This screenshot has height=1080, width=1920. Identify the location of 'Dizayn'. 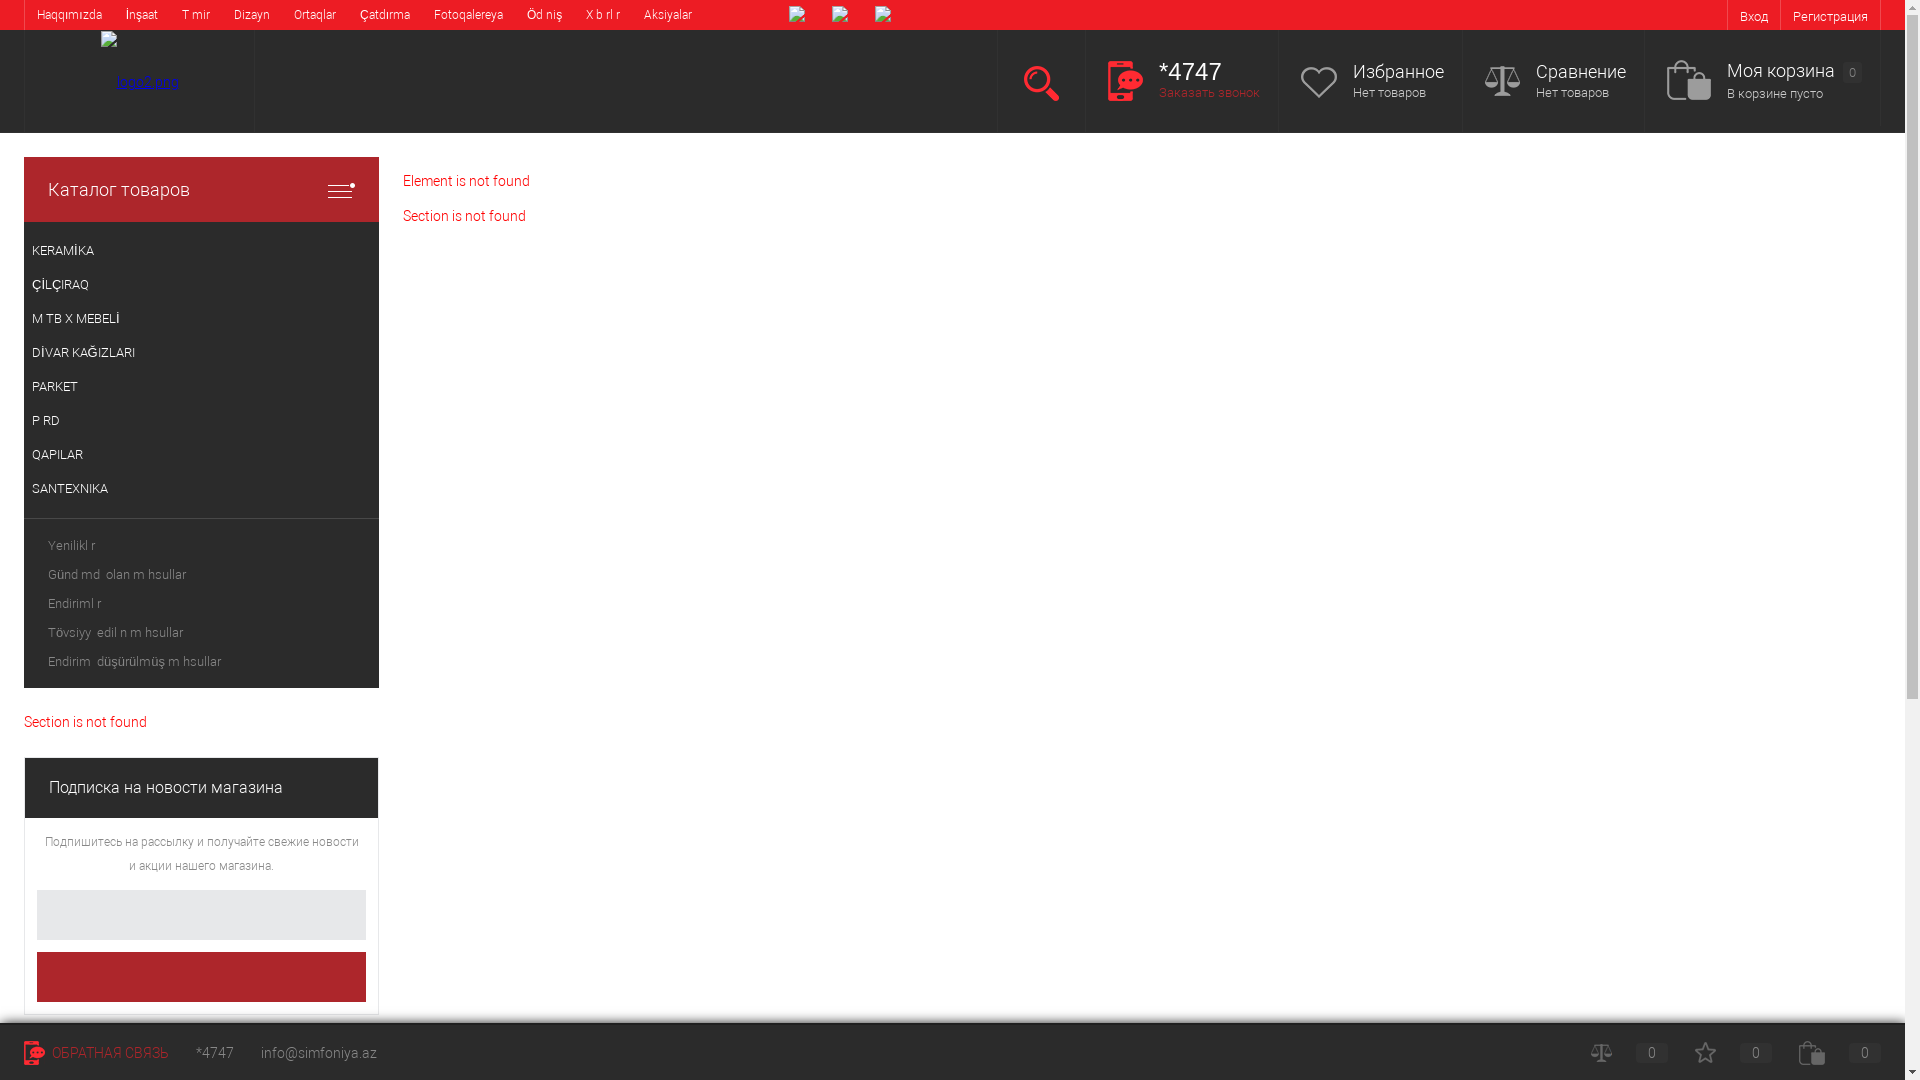
(251, 15).